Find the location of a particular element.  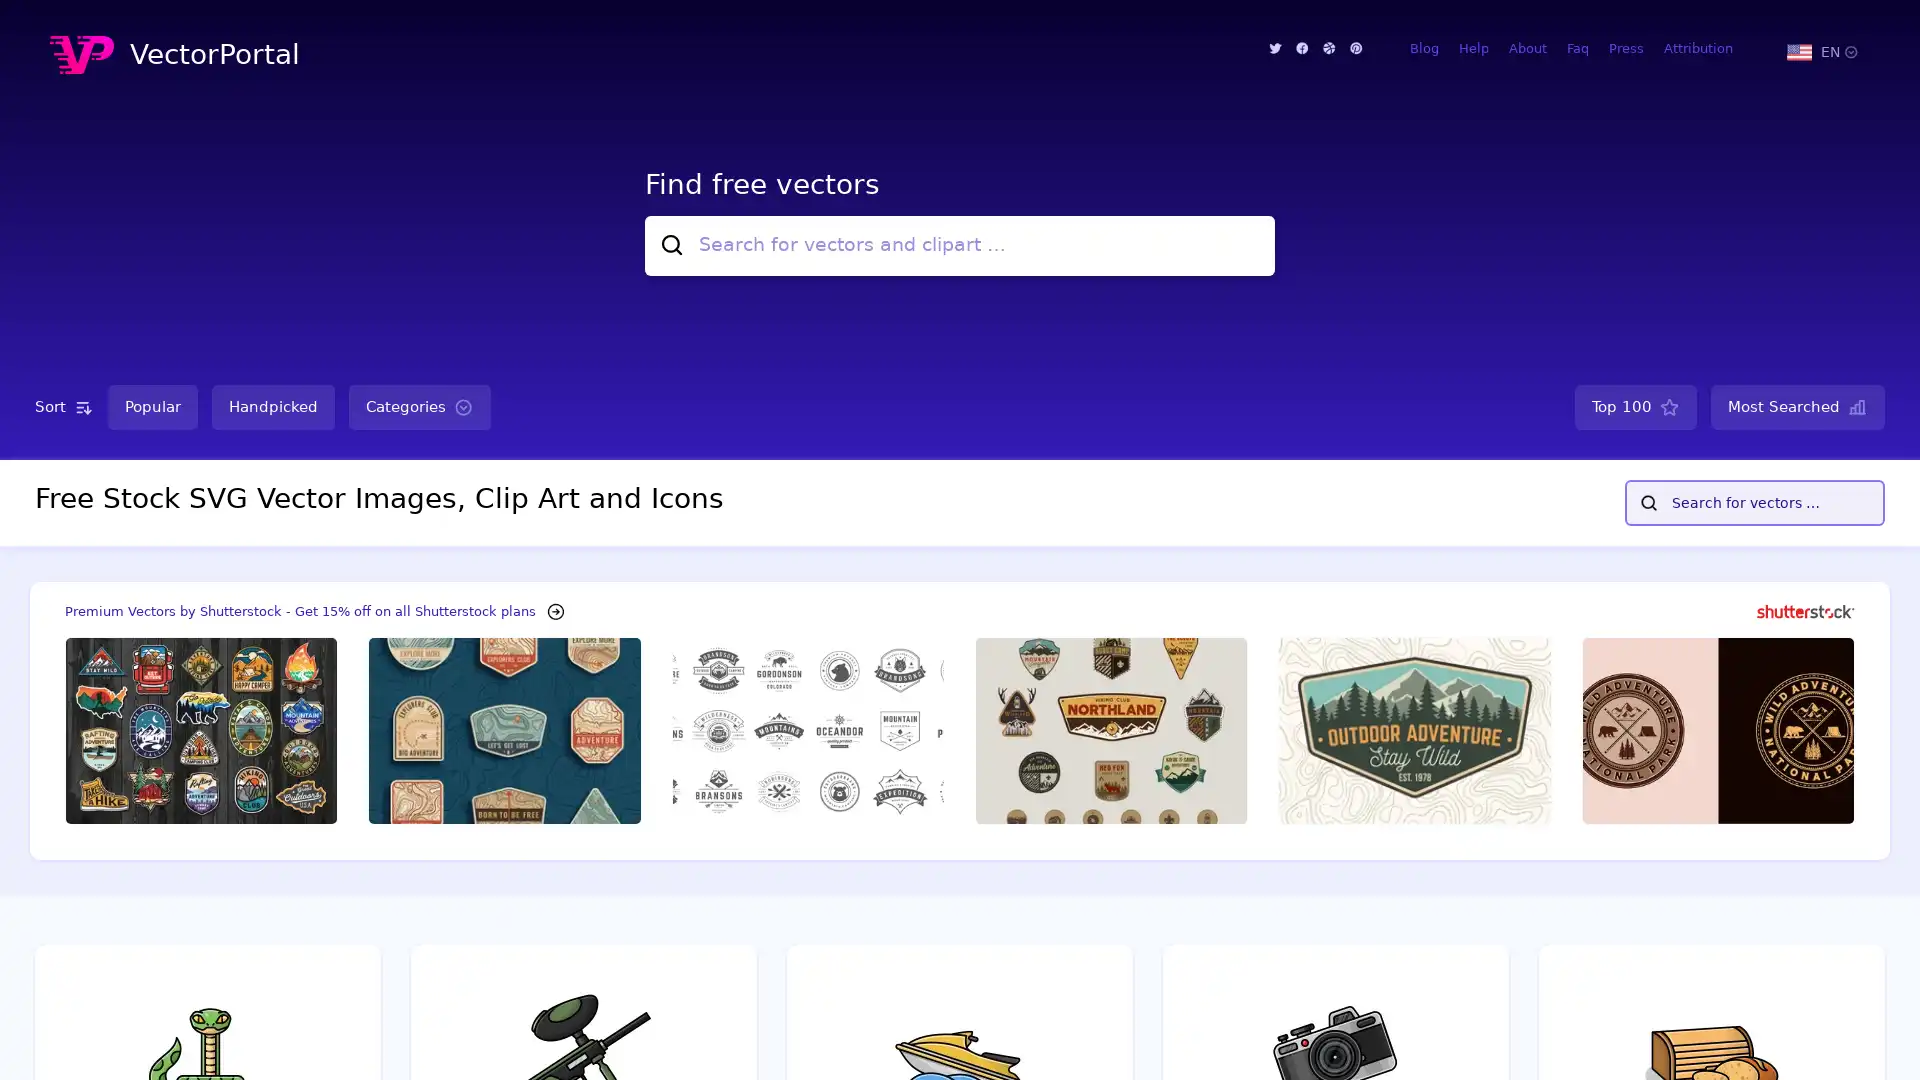

EN is located at coordinates (1821, 50).